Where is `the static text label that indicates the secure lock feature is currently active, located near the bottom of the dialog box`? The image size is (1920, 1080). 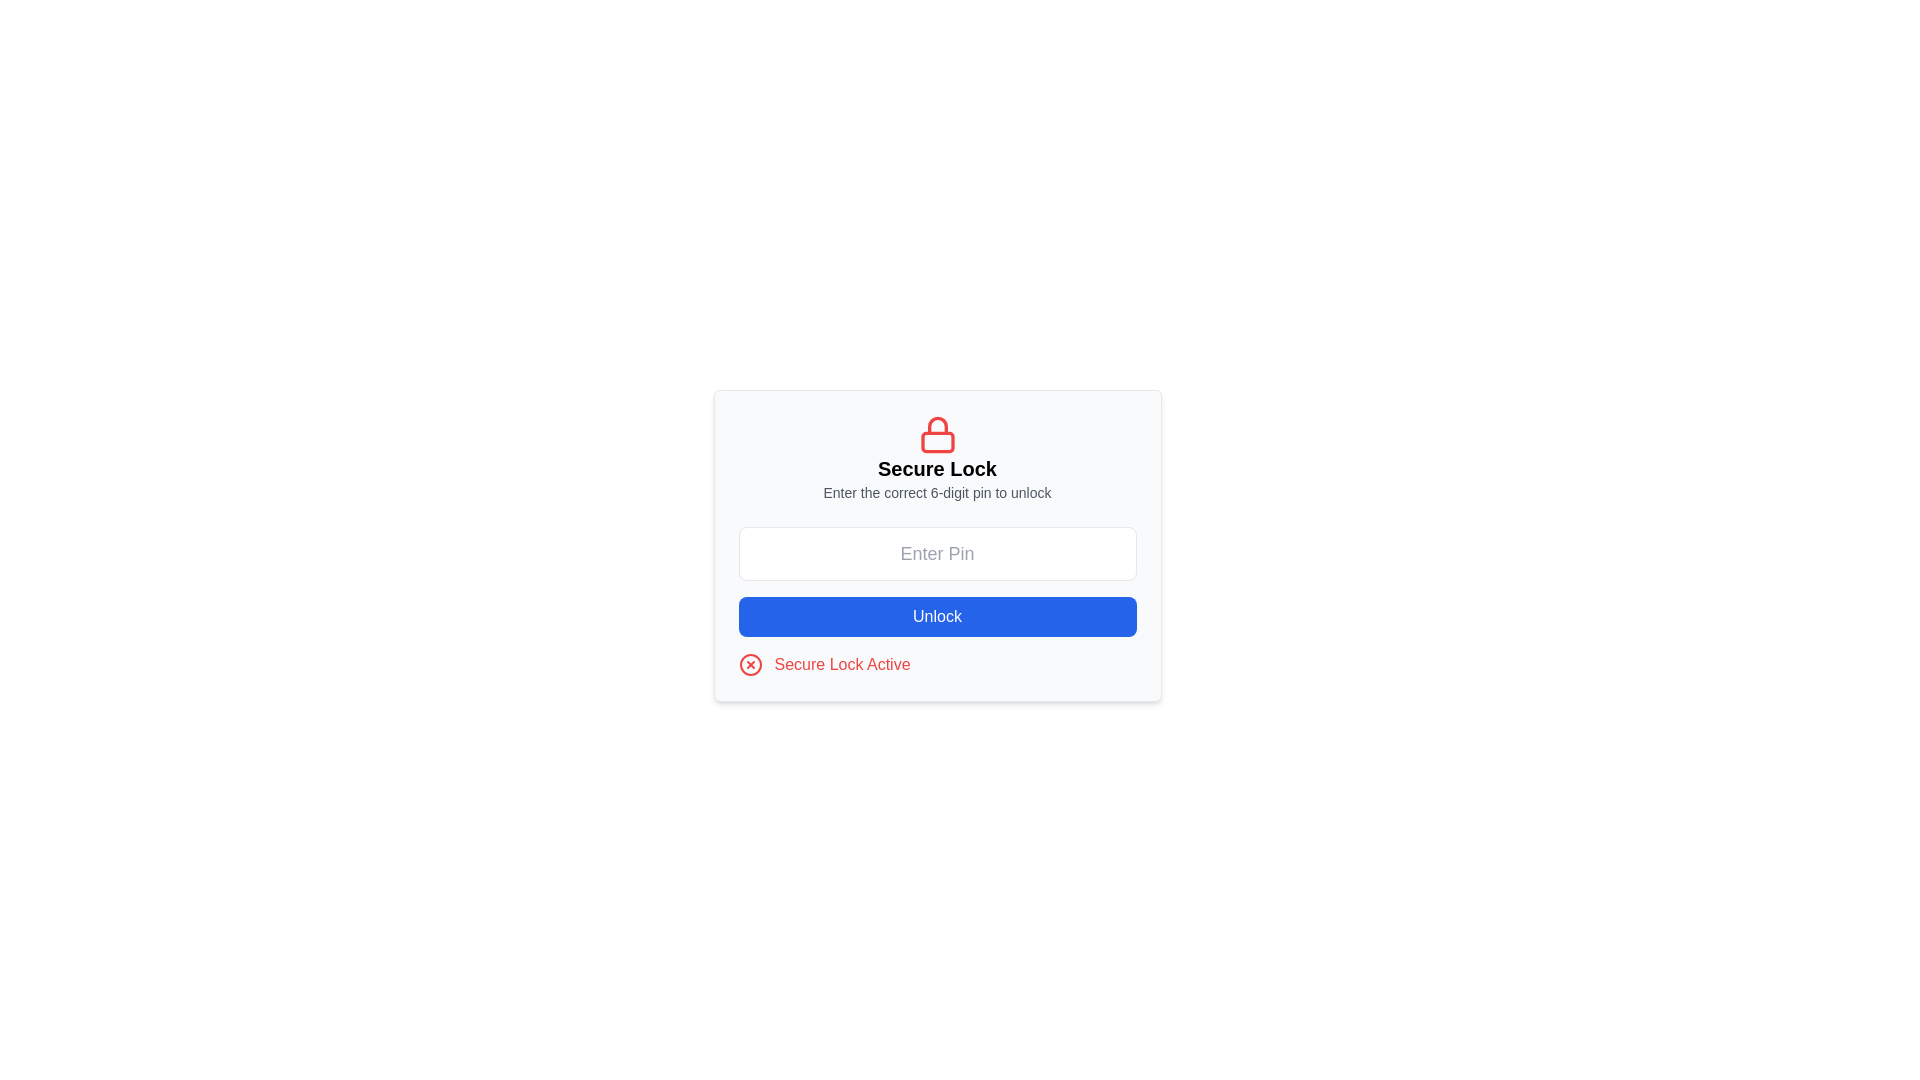
the static text label that indicates the secure lock feature is currently active, located near the bottom of the dialog box is located at coordinates (842, 664).